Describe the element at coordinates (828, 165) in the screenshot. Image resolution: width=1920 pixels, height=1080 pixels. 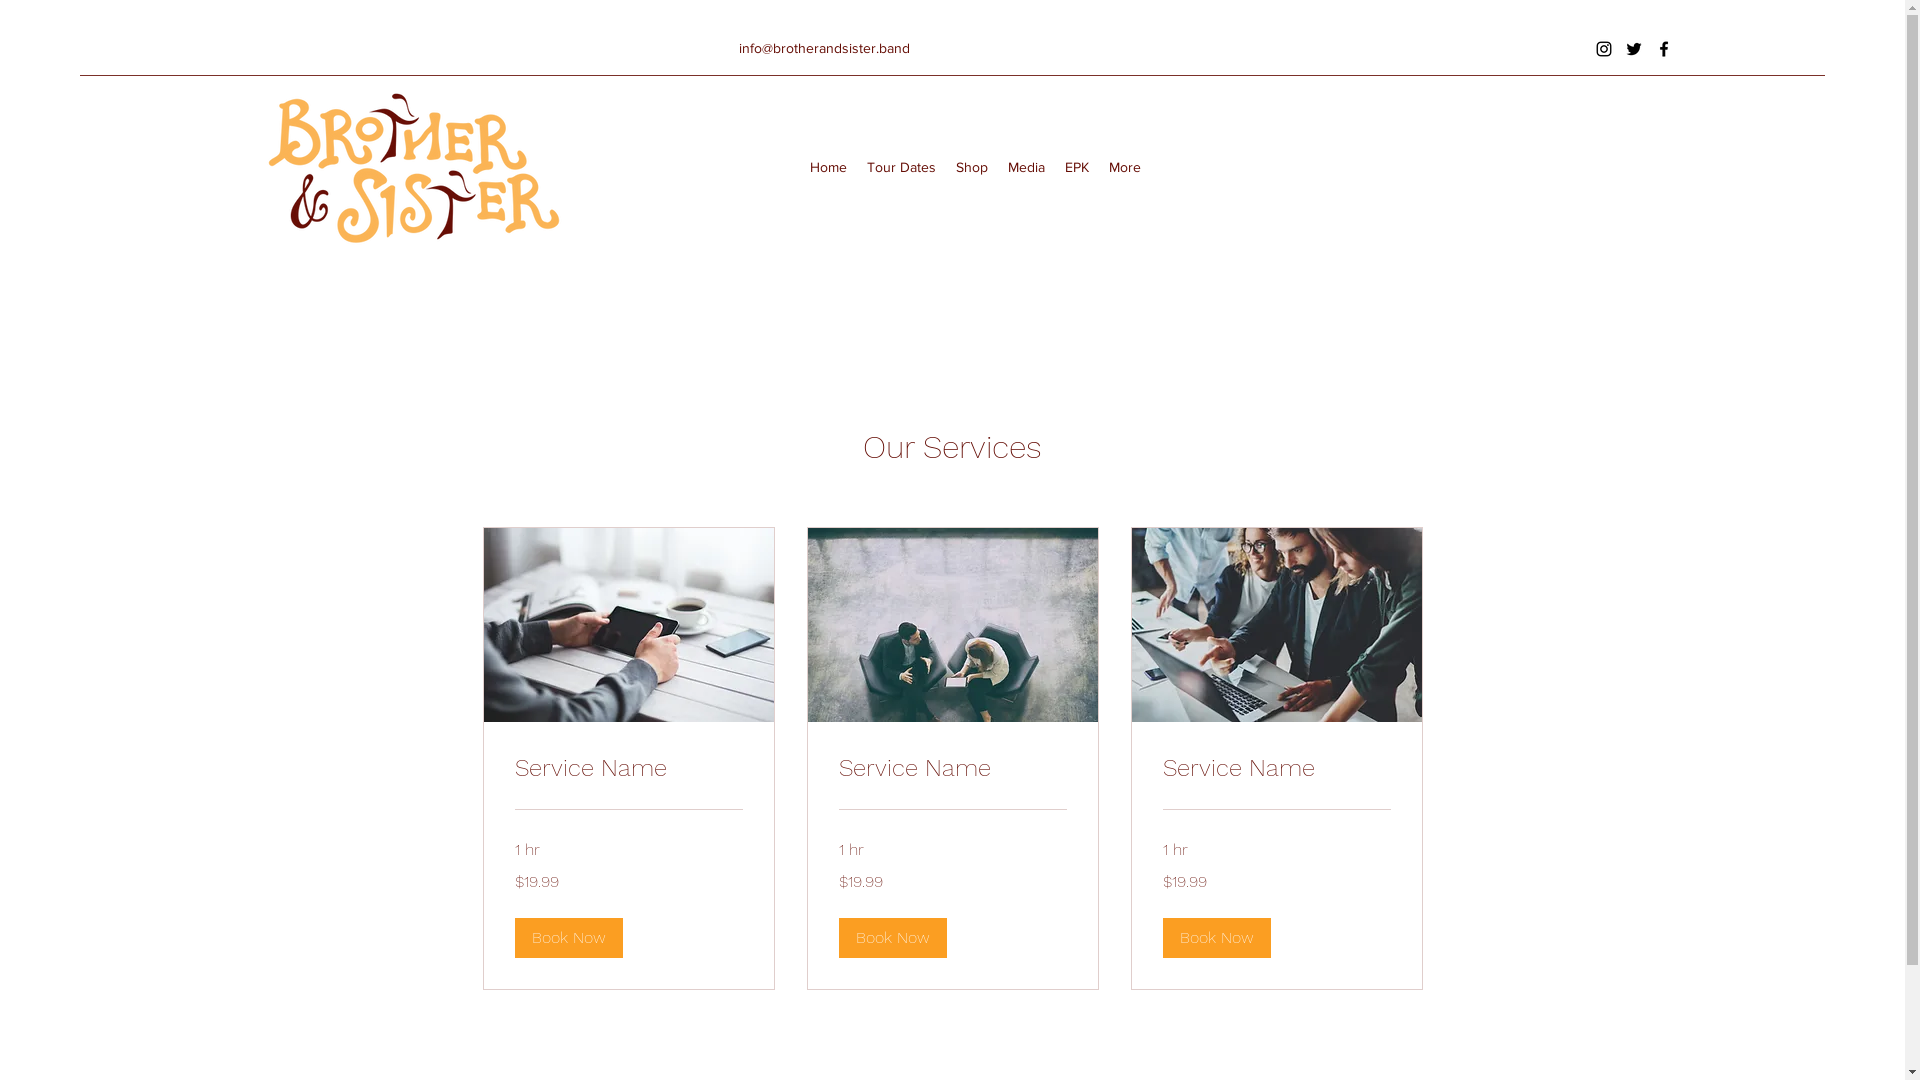
I see `'Home'` at that location.